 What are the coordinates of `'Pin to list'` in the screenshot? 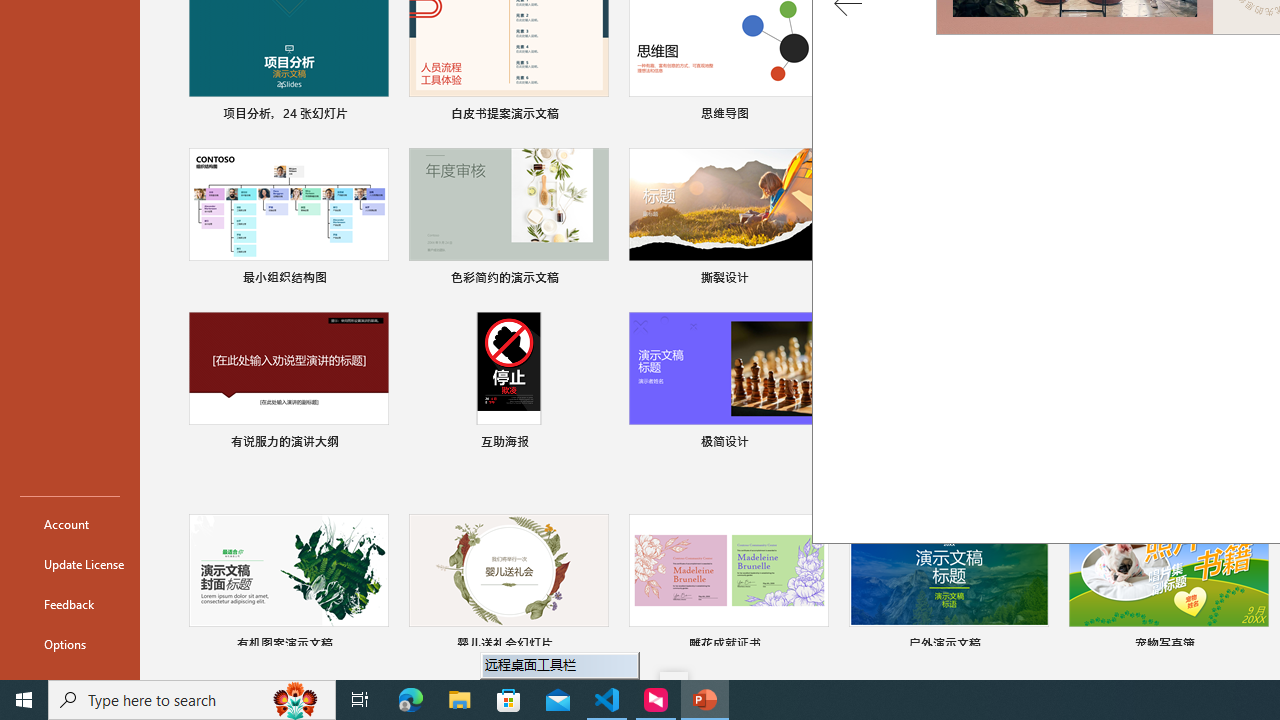 It's located at (1254, 645).